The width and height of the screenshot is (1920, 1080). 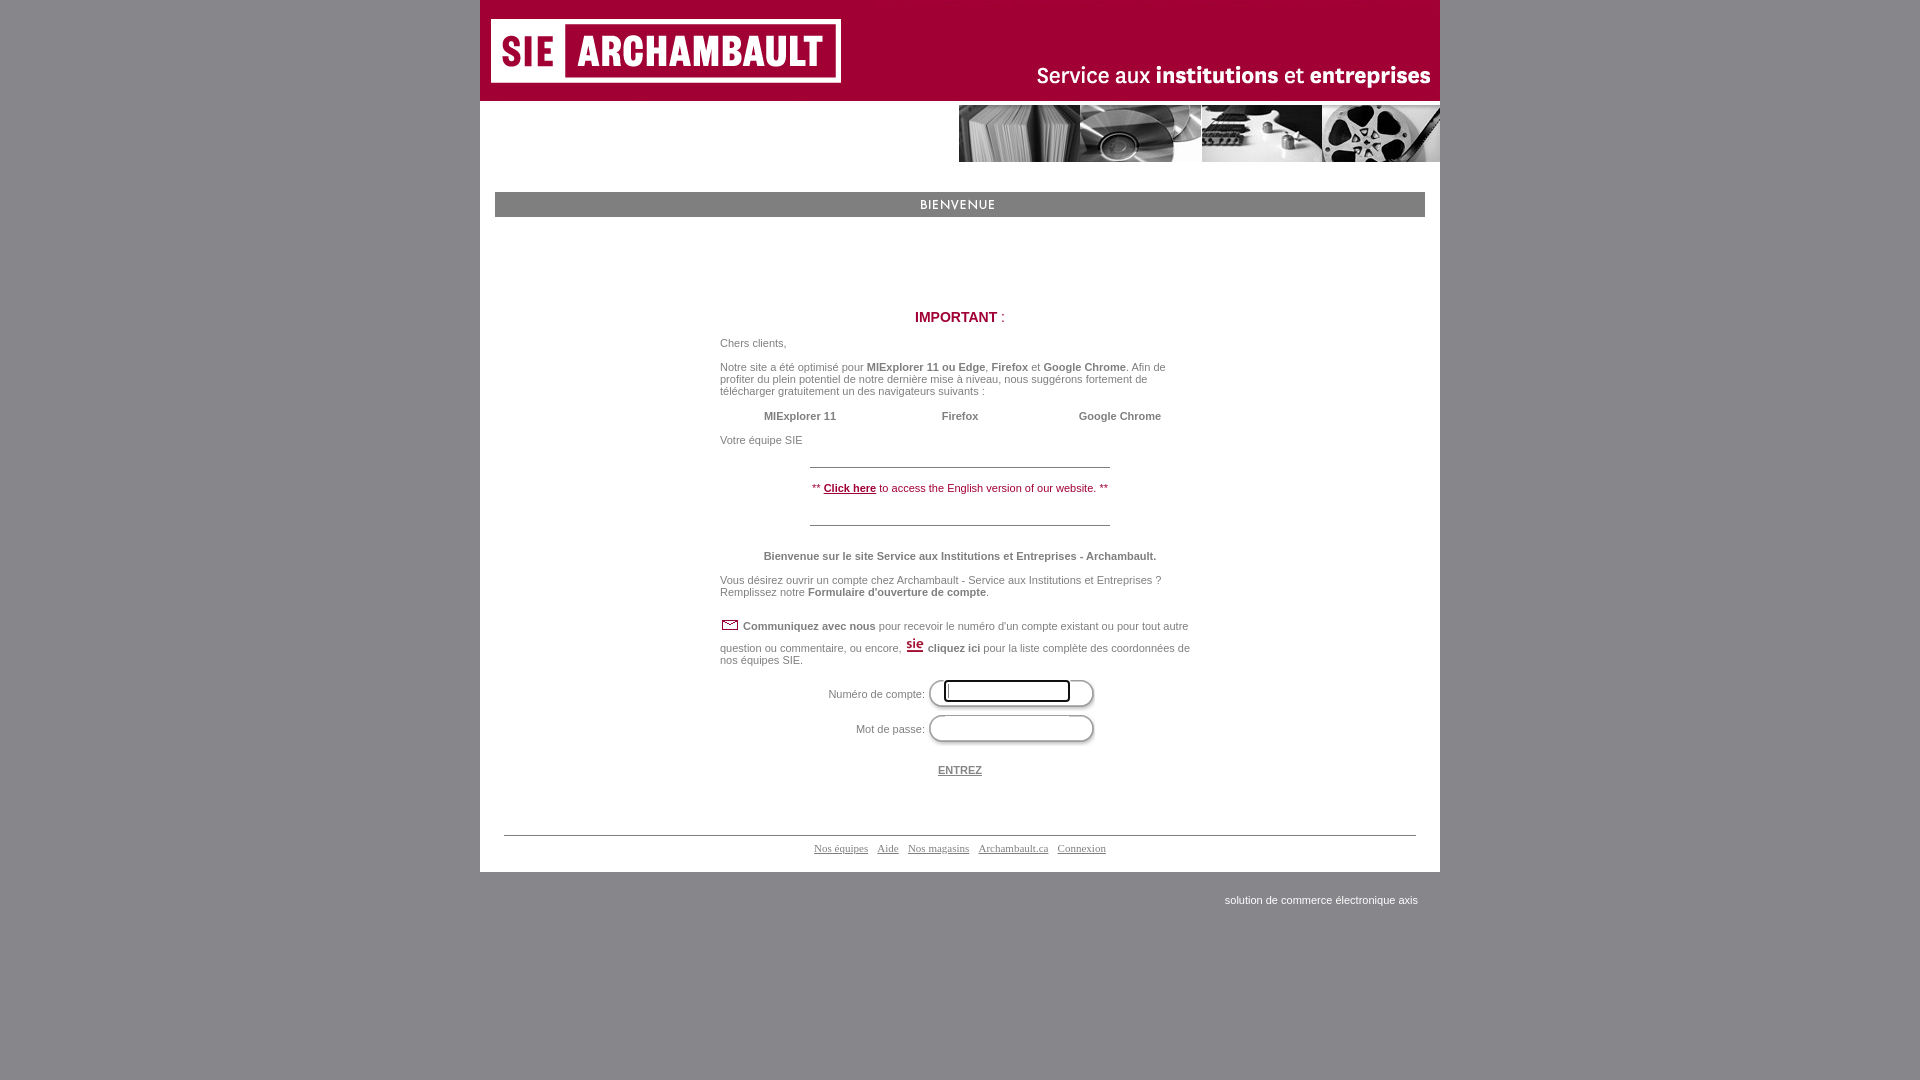 I want to click on 'Communiquez avec nous', so click(x=809, y=624).